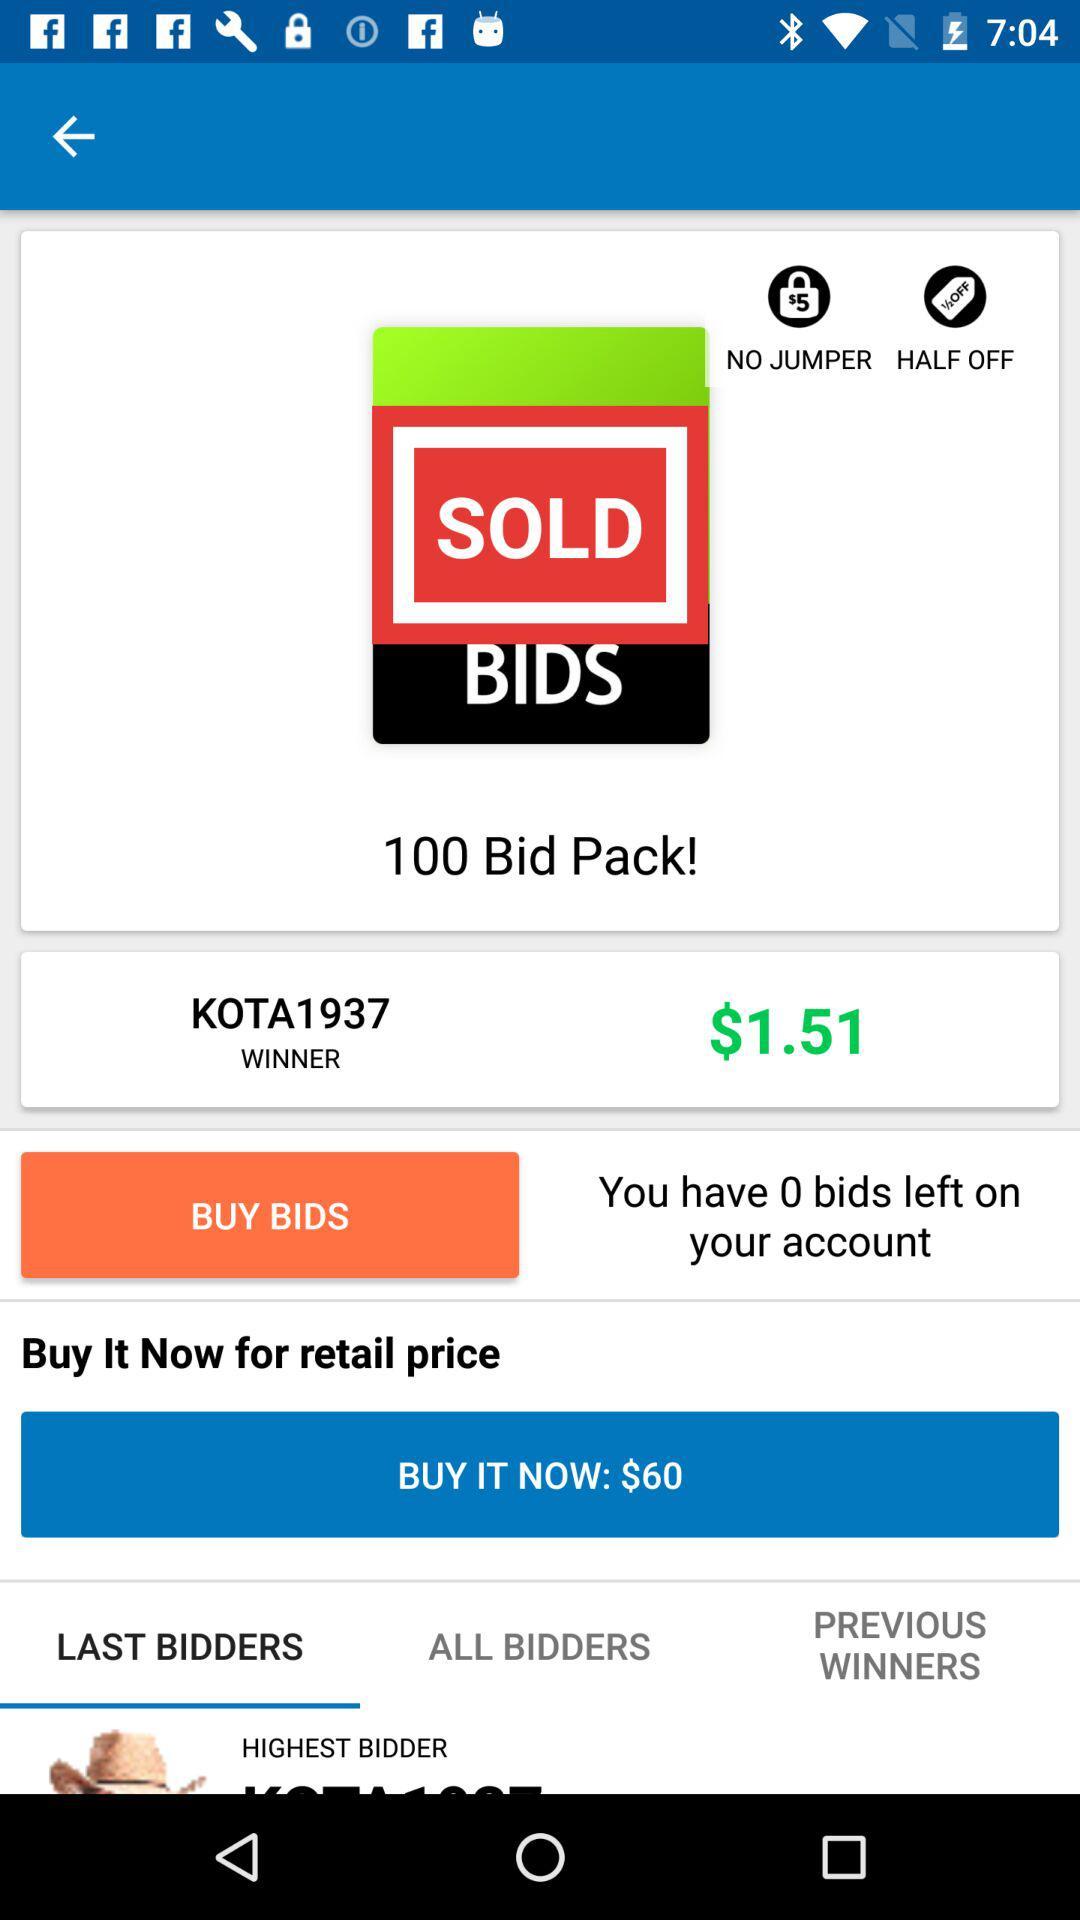 This screenshot has width=1080, height=1920. What do you see at coordinates (540, 535) in the screenshot?
I see `product page` at bounding box center [540, 535].